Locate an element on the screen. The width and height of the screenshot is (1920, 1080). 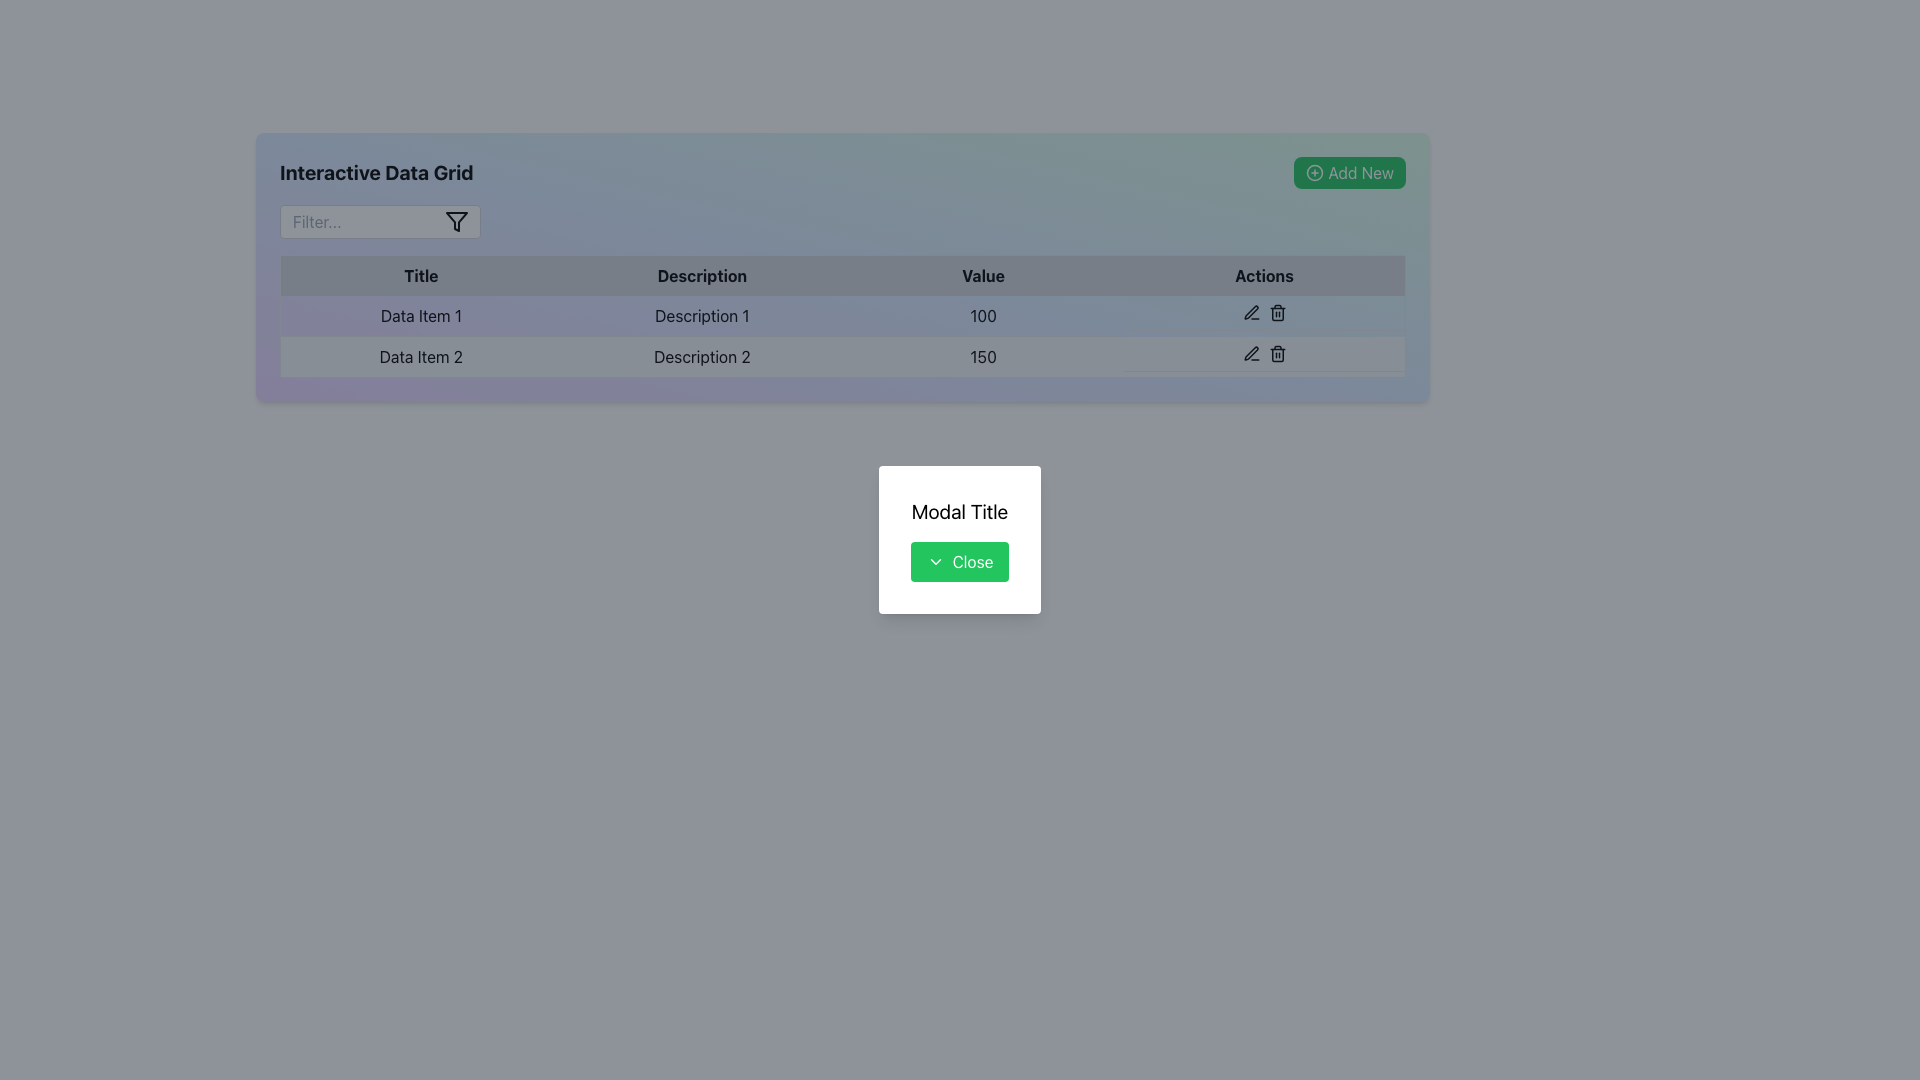
the edit icon in the Actions column of the data table row associated with 'Data Item 1' to initiate the edit action is located at coordinates (1263, 313).